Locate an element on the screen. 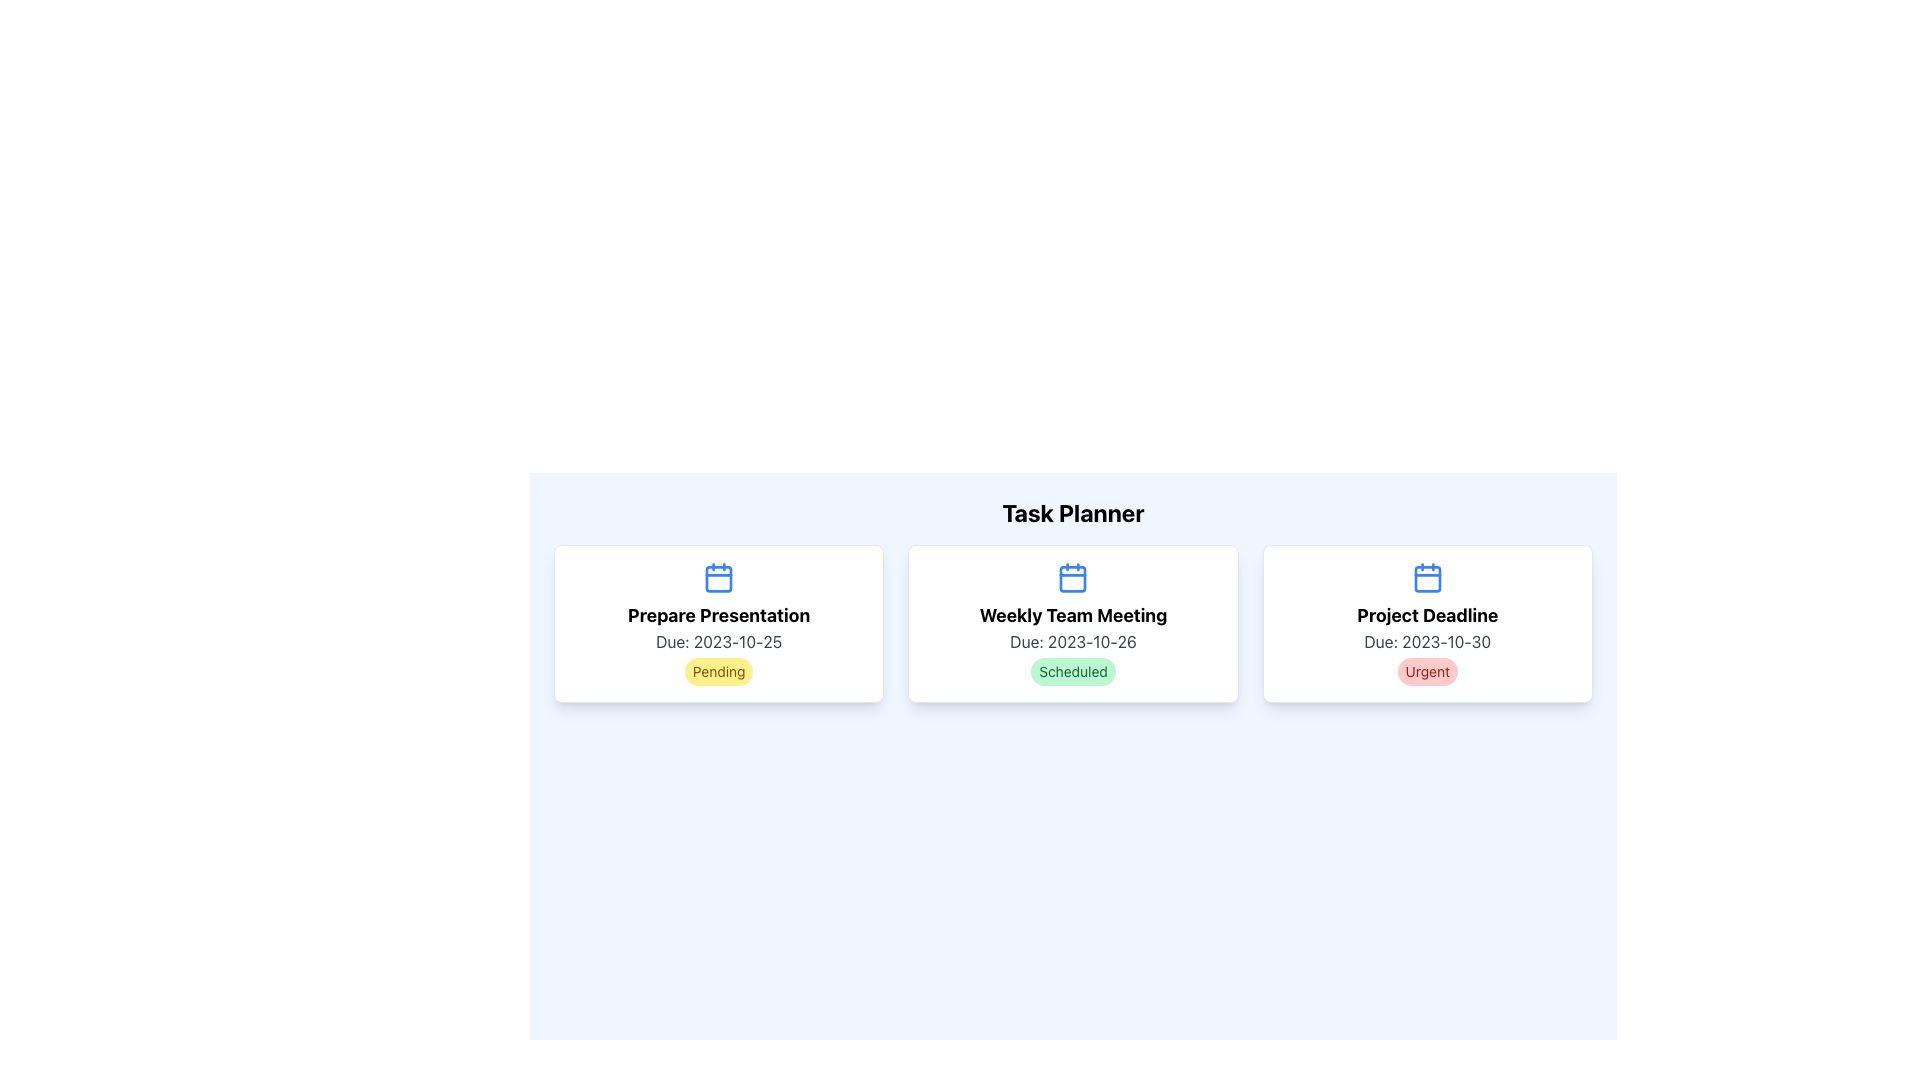 This screenshot has height=1080, width=1920. the bolded text label reading 'Project Deadline' which is styled as a heading in the third column of the Task Planner section is located at coordinates (1426, 615).